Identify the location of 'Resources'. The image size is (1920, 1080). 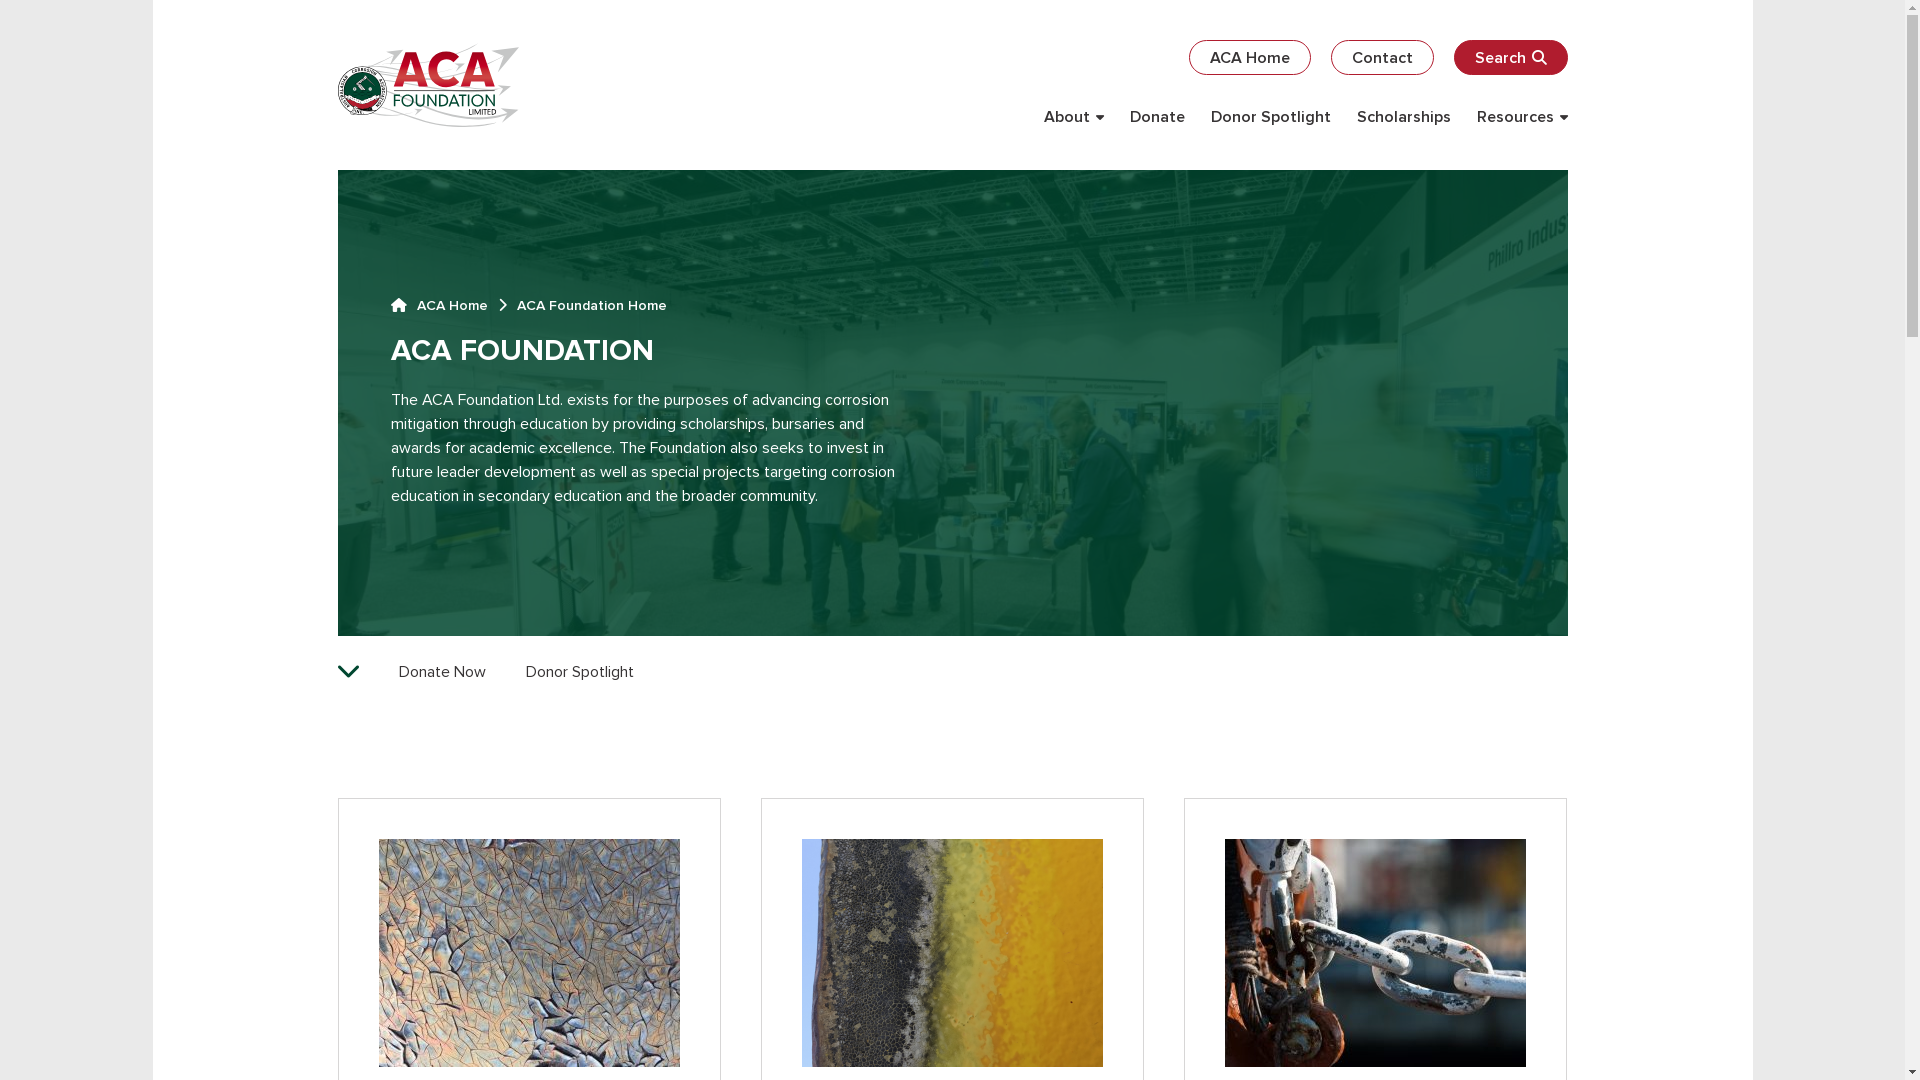
(1520, 116).